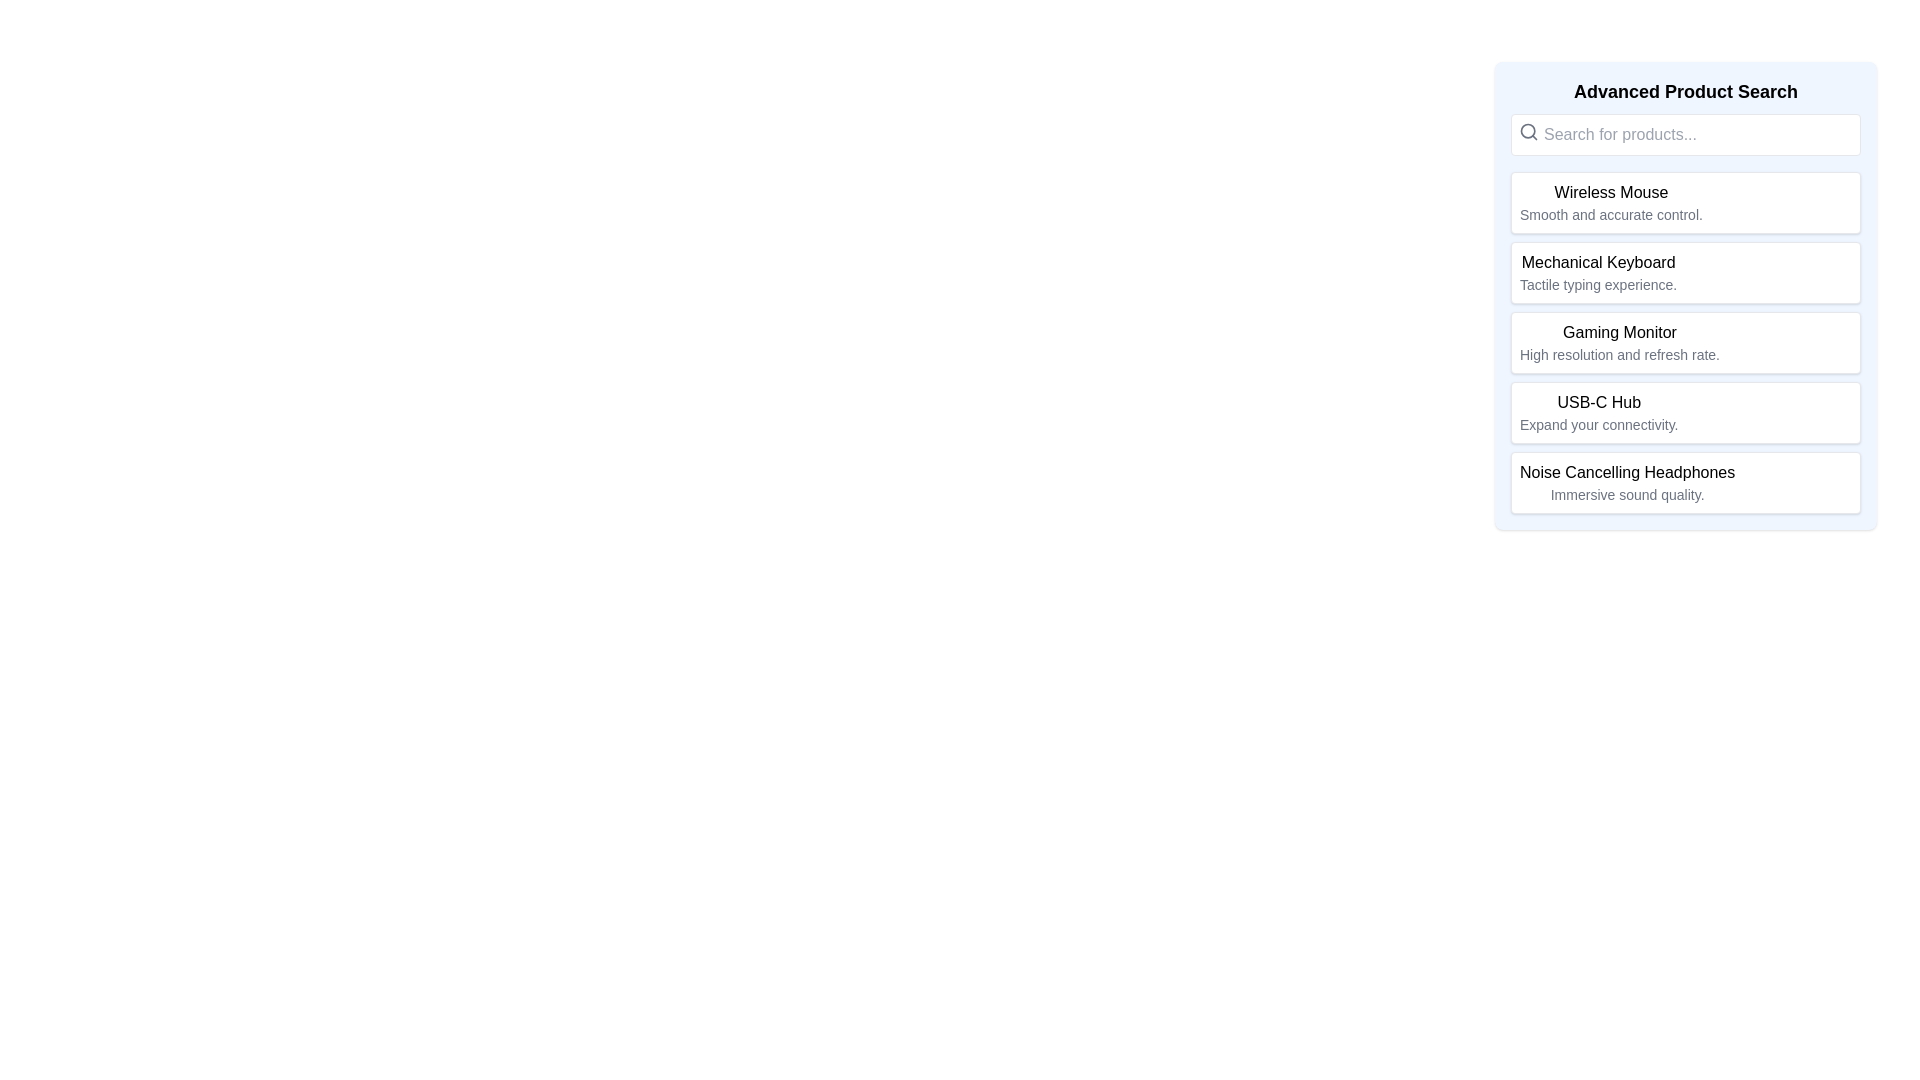  What do you see at coordinates (1684, 342) in the screenshot?
I see `the 'Gaming Monitor' text description block styled in a box with a white background` at bounding box center [1684, 342].